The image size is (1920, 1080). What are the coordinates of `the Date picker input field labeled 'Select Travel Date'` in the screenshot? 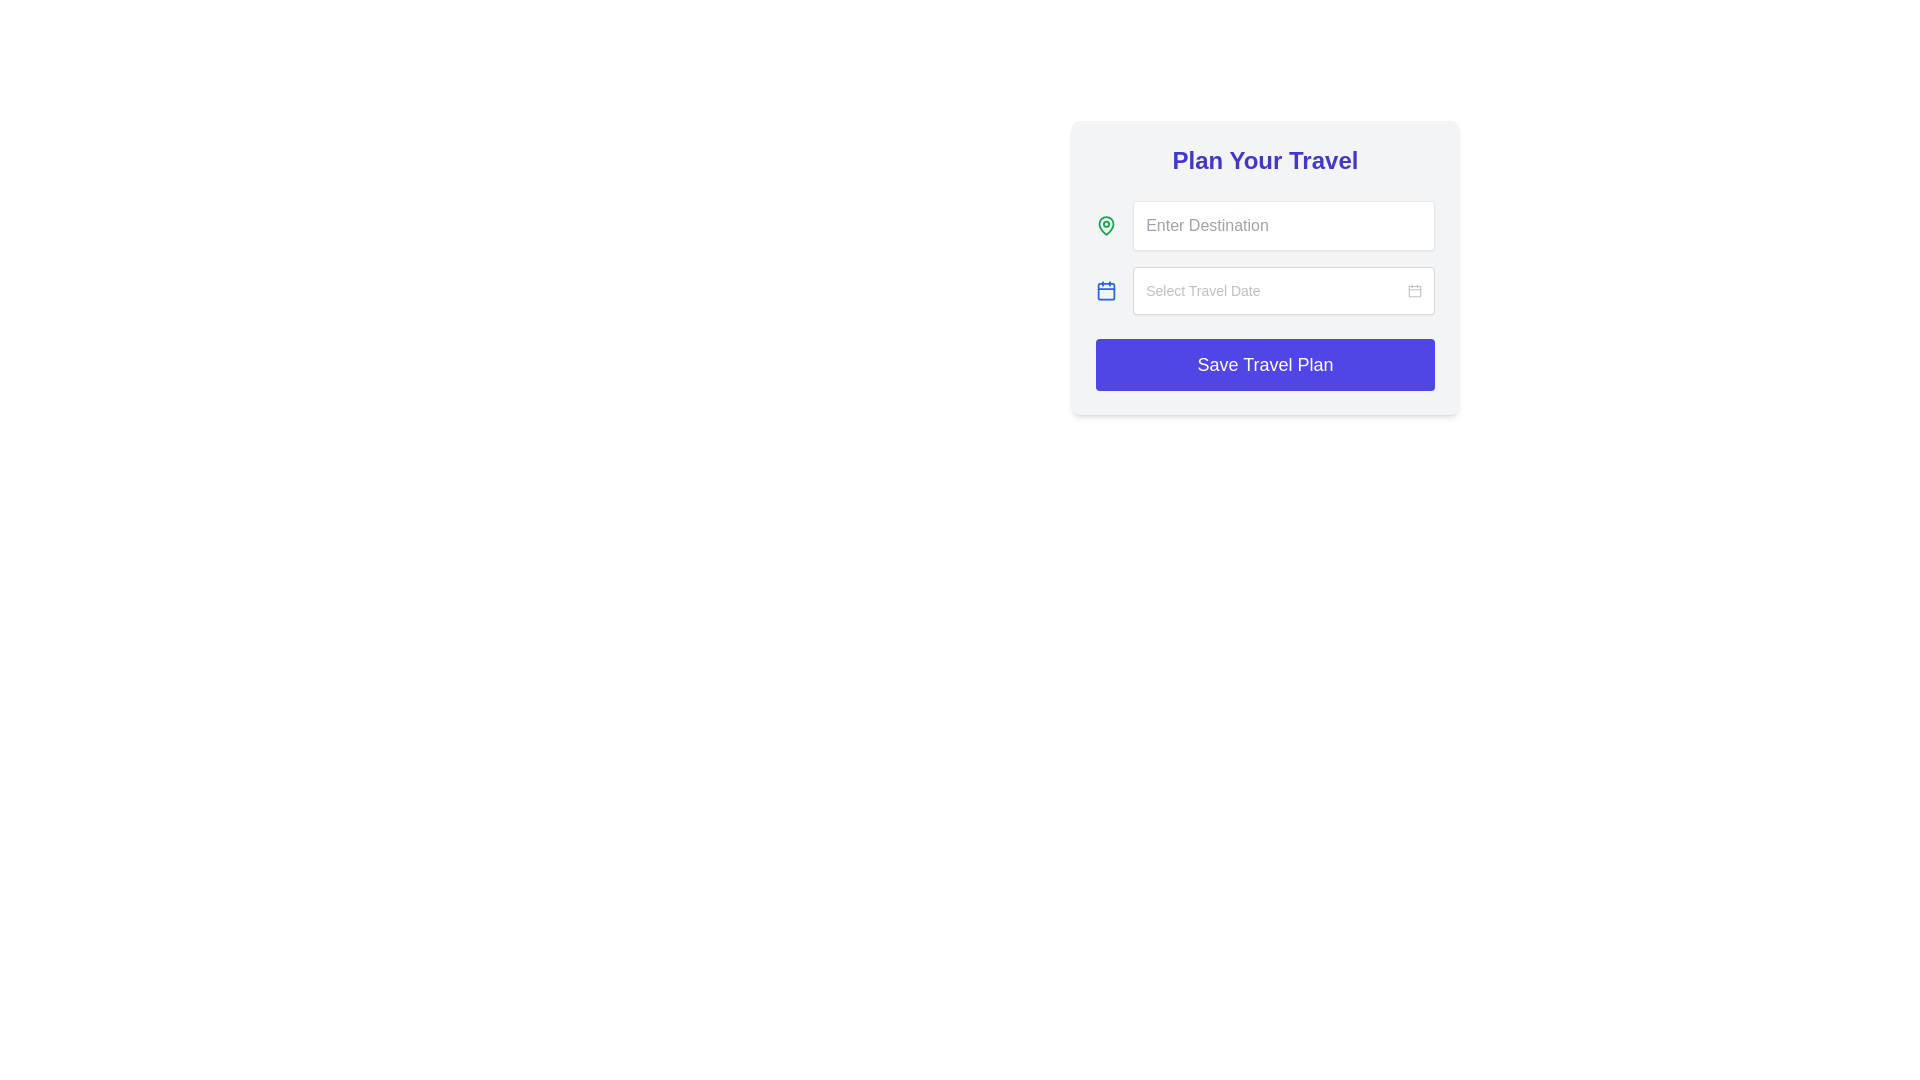 It's located at (1264, 290).